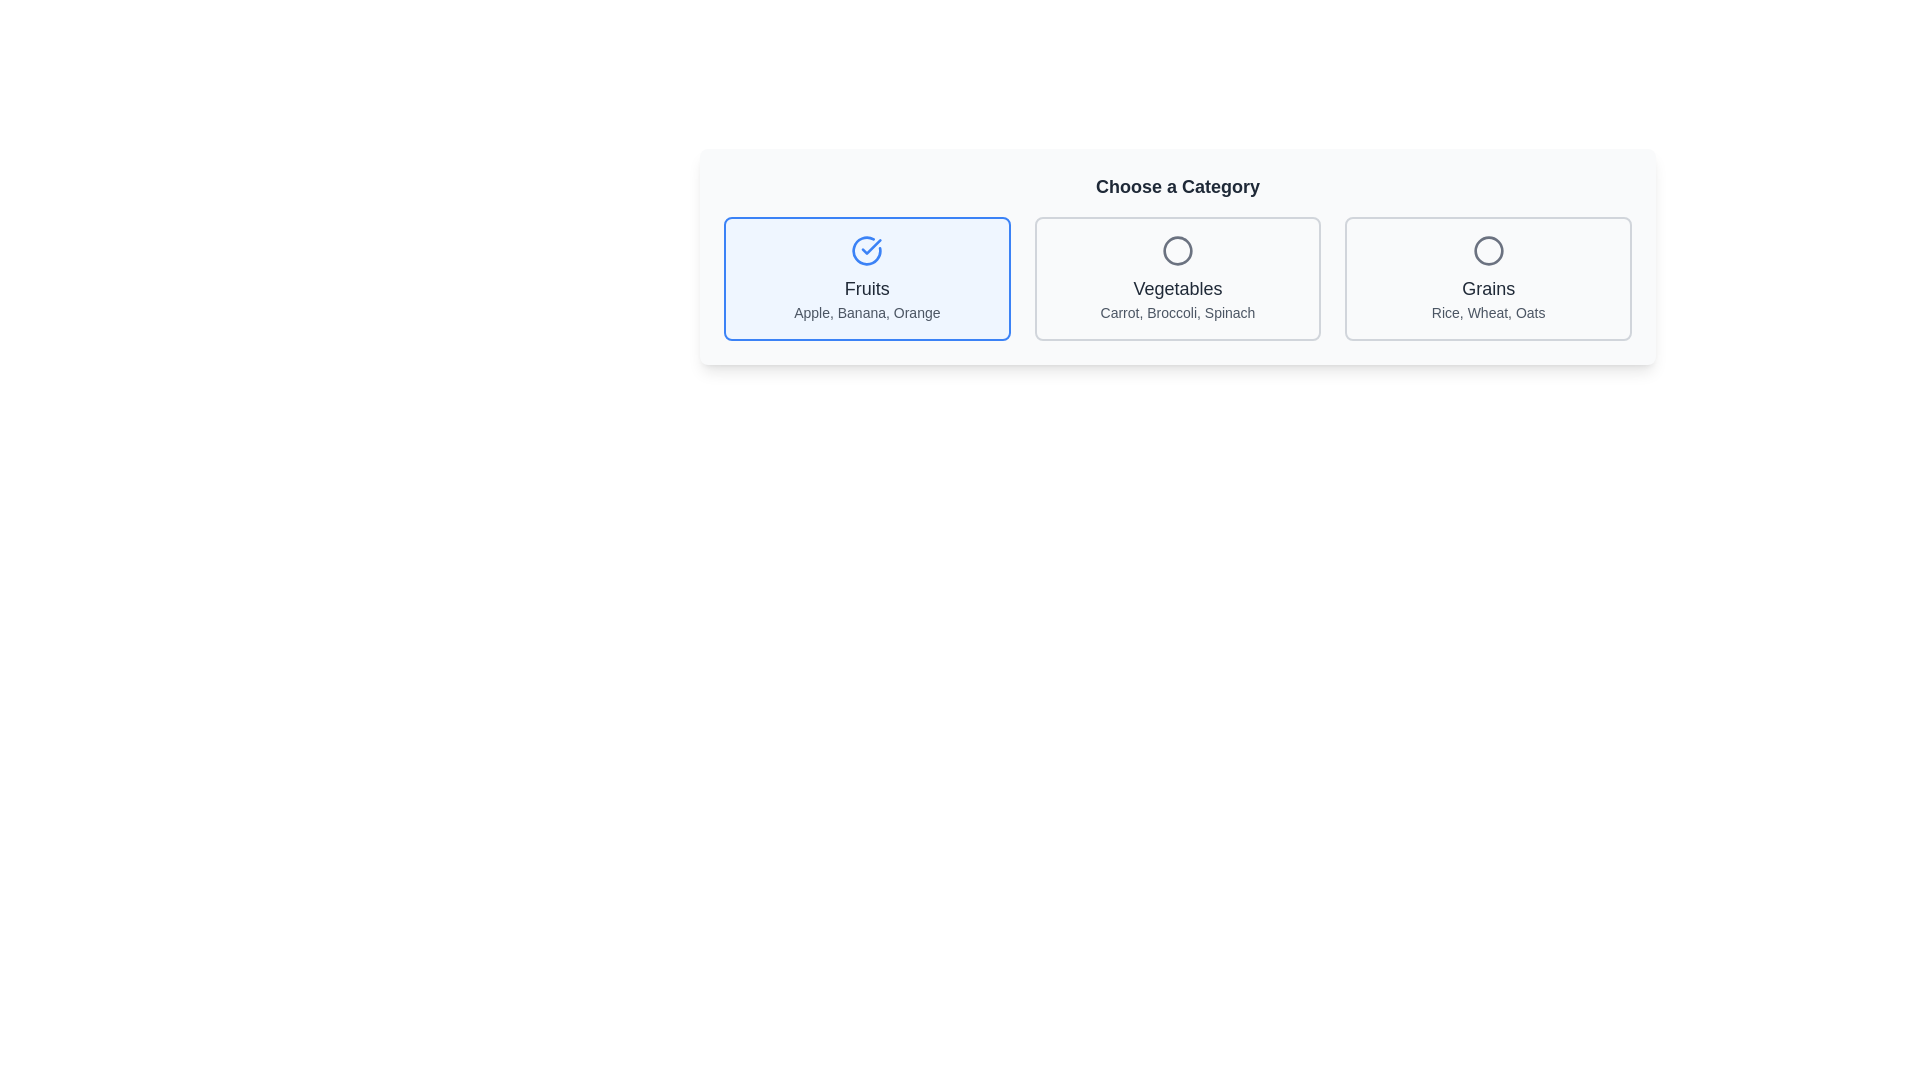  I want to click on the circular graphical icon indicating the active state of the 'Fruits' category, which is centrally positioned within the blue-highlighted card, so click(872, 245).